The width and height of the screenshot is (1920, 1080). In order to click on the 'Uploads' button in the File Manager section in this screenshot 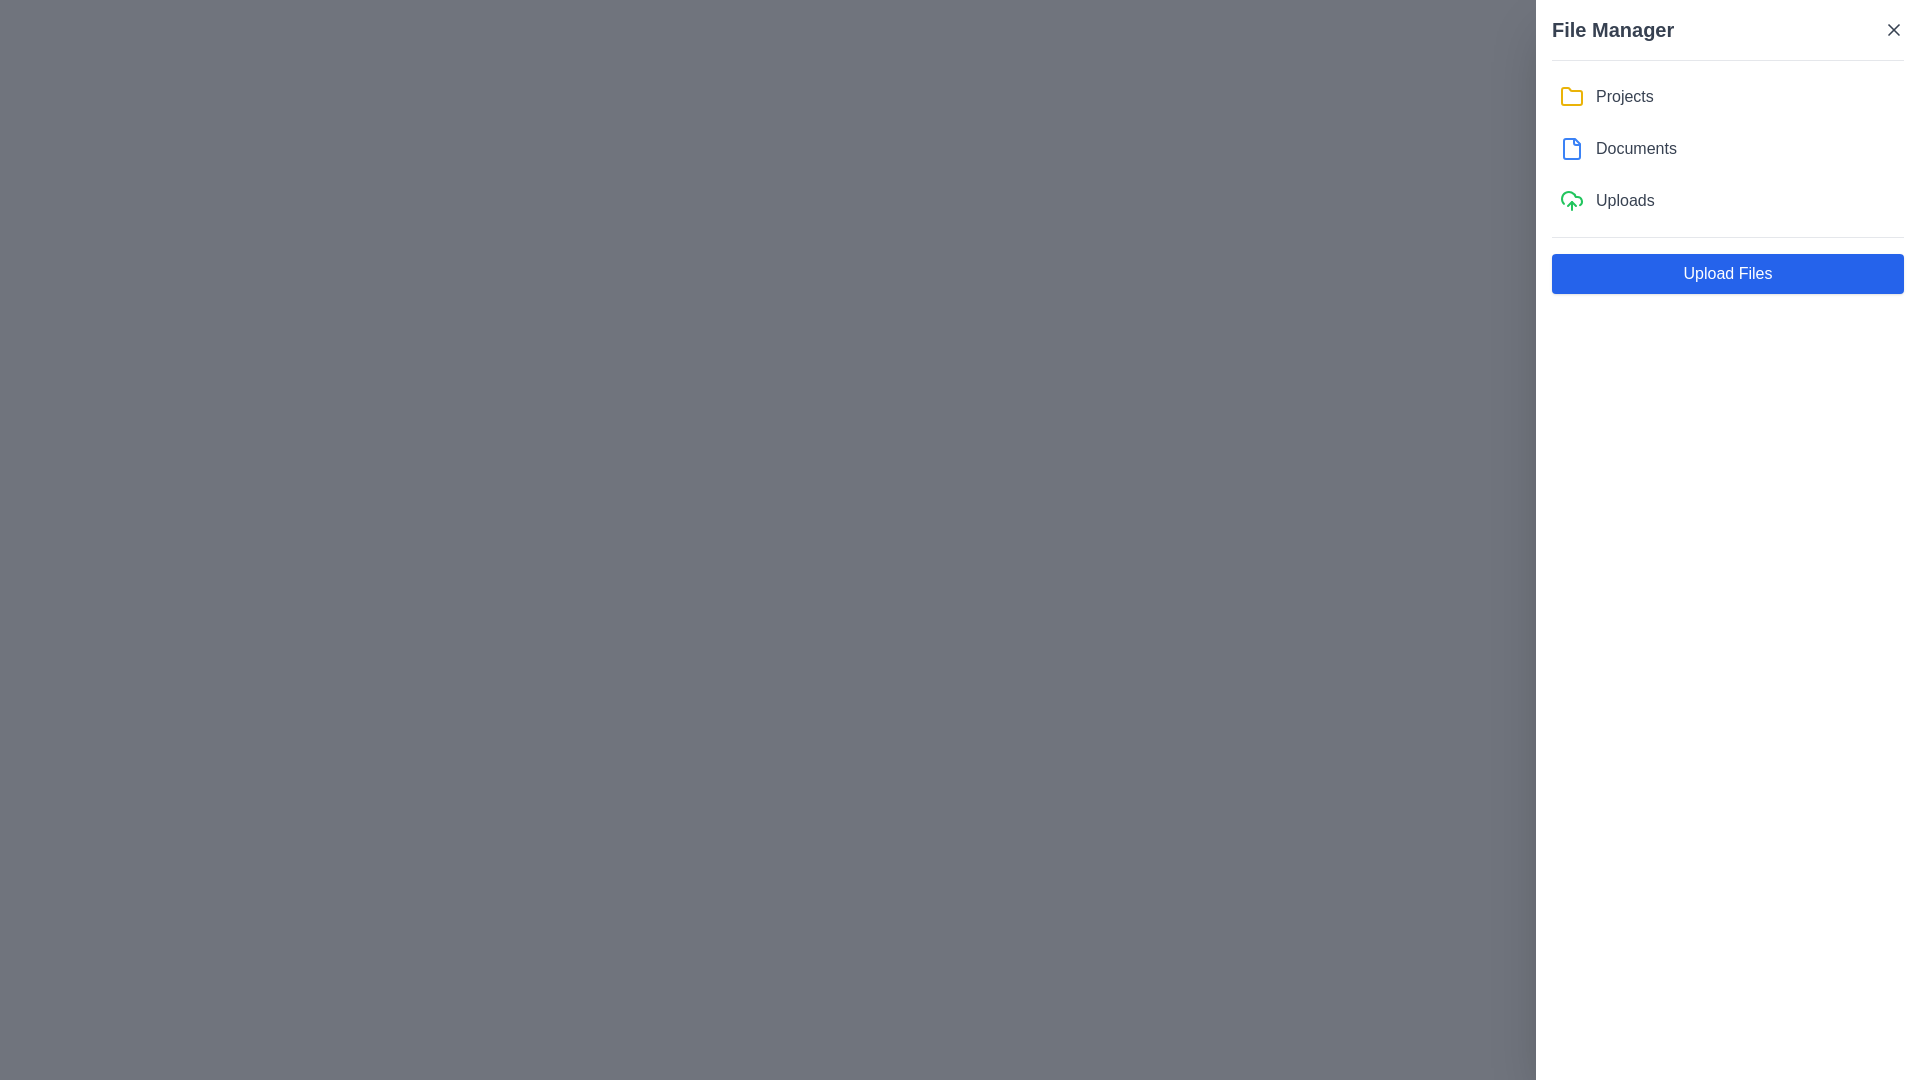, I will do `click(1727, 200)`.